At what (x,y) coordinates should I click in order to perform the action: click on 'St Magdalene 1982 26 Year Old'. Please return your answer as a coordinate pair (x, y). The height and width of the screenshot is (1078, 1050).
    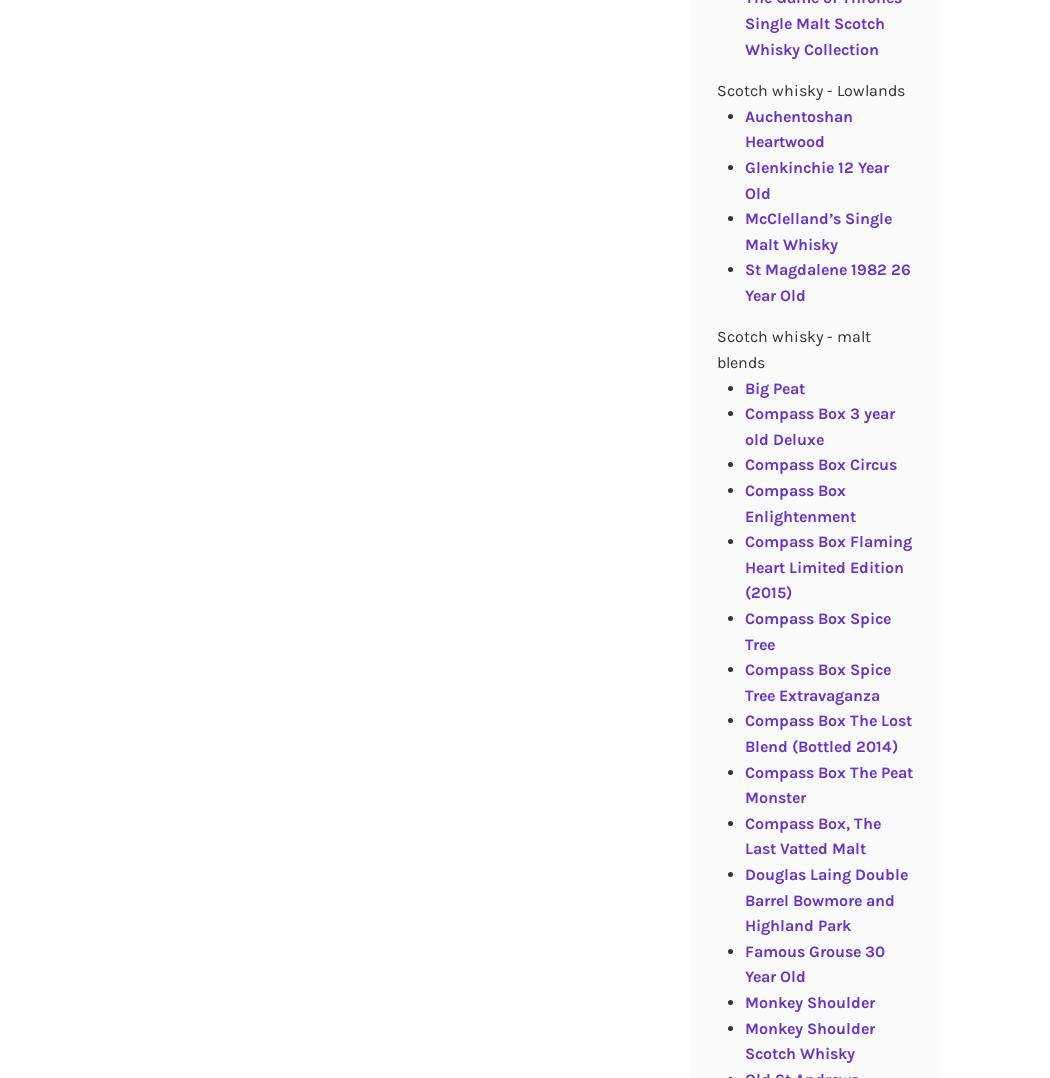
    Looking at the image, I should click on (826, 282).